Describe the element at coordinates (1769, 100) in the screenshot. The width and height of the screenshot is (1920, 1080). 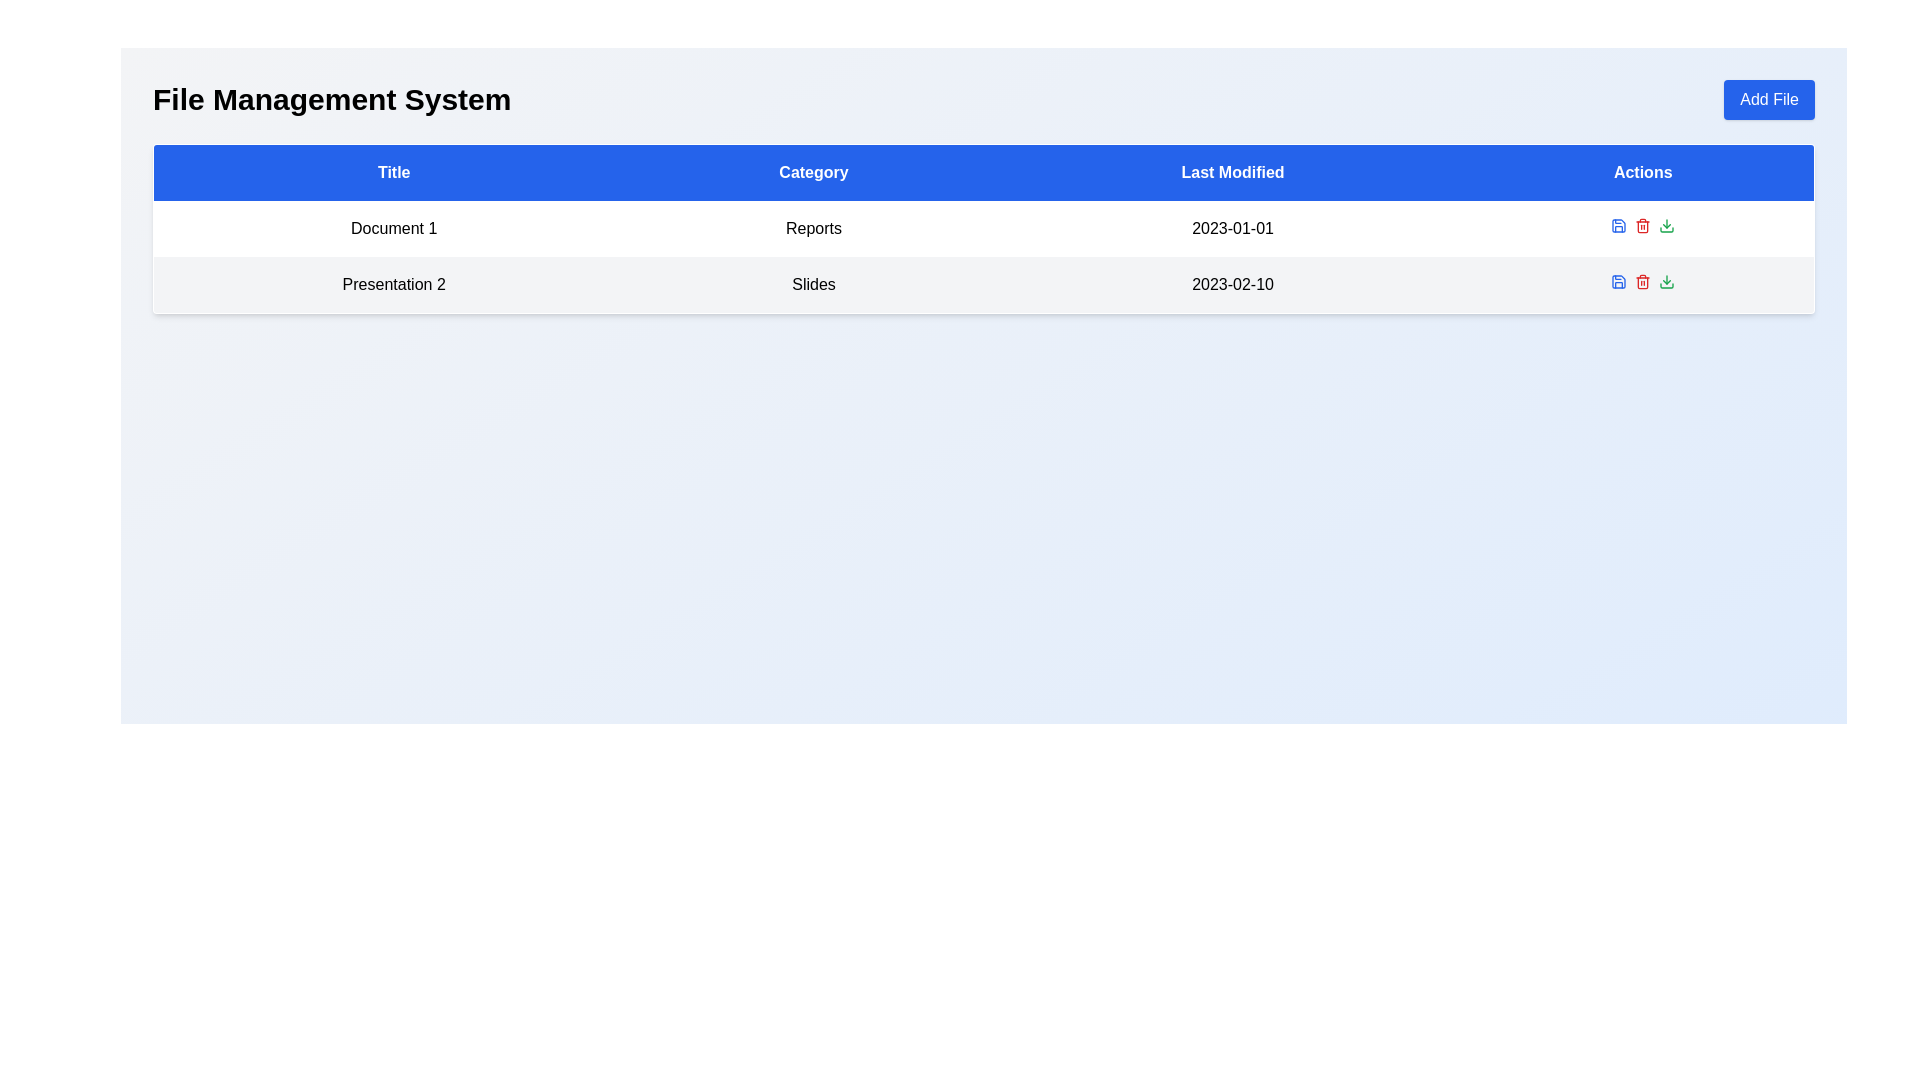
I see `the 'Add New File' button located in the upper-right corner of the File Management System interface` at that location.